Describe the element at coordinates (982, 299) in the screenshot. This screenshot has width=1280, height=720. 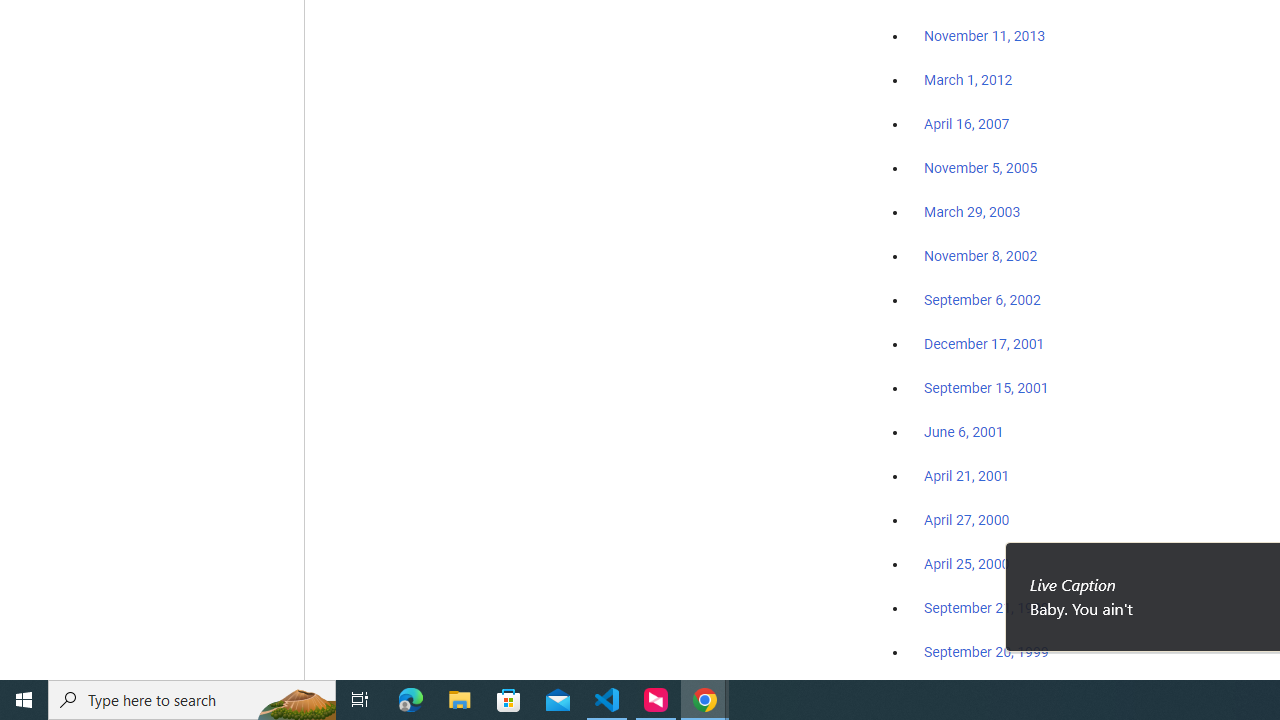
I see `'September 6, 2002'` at that location.